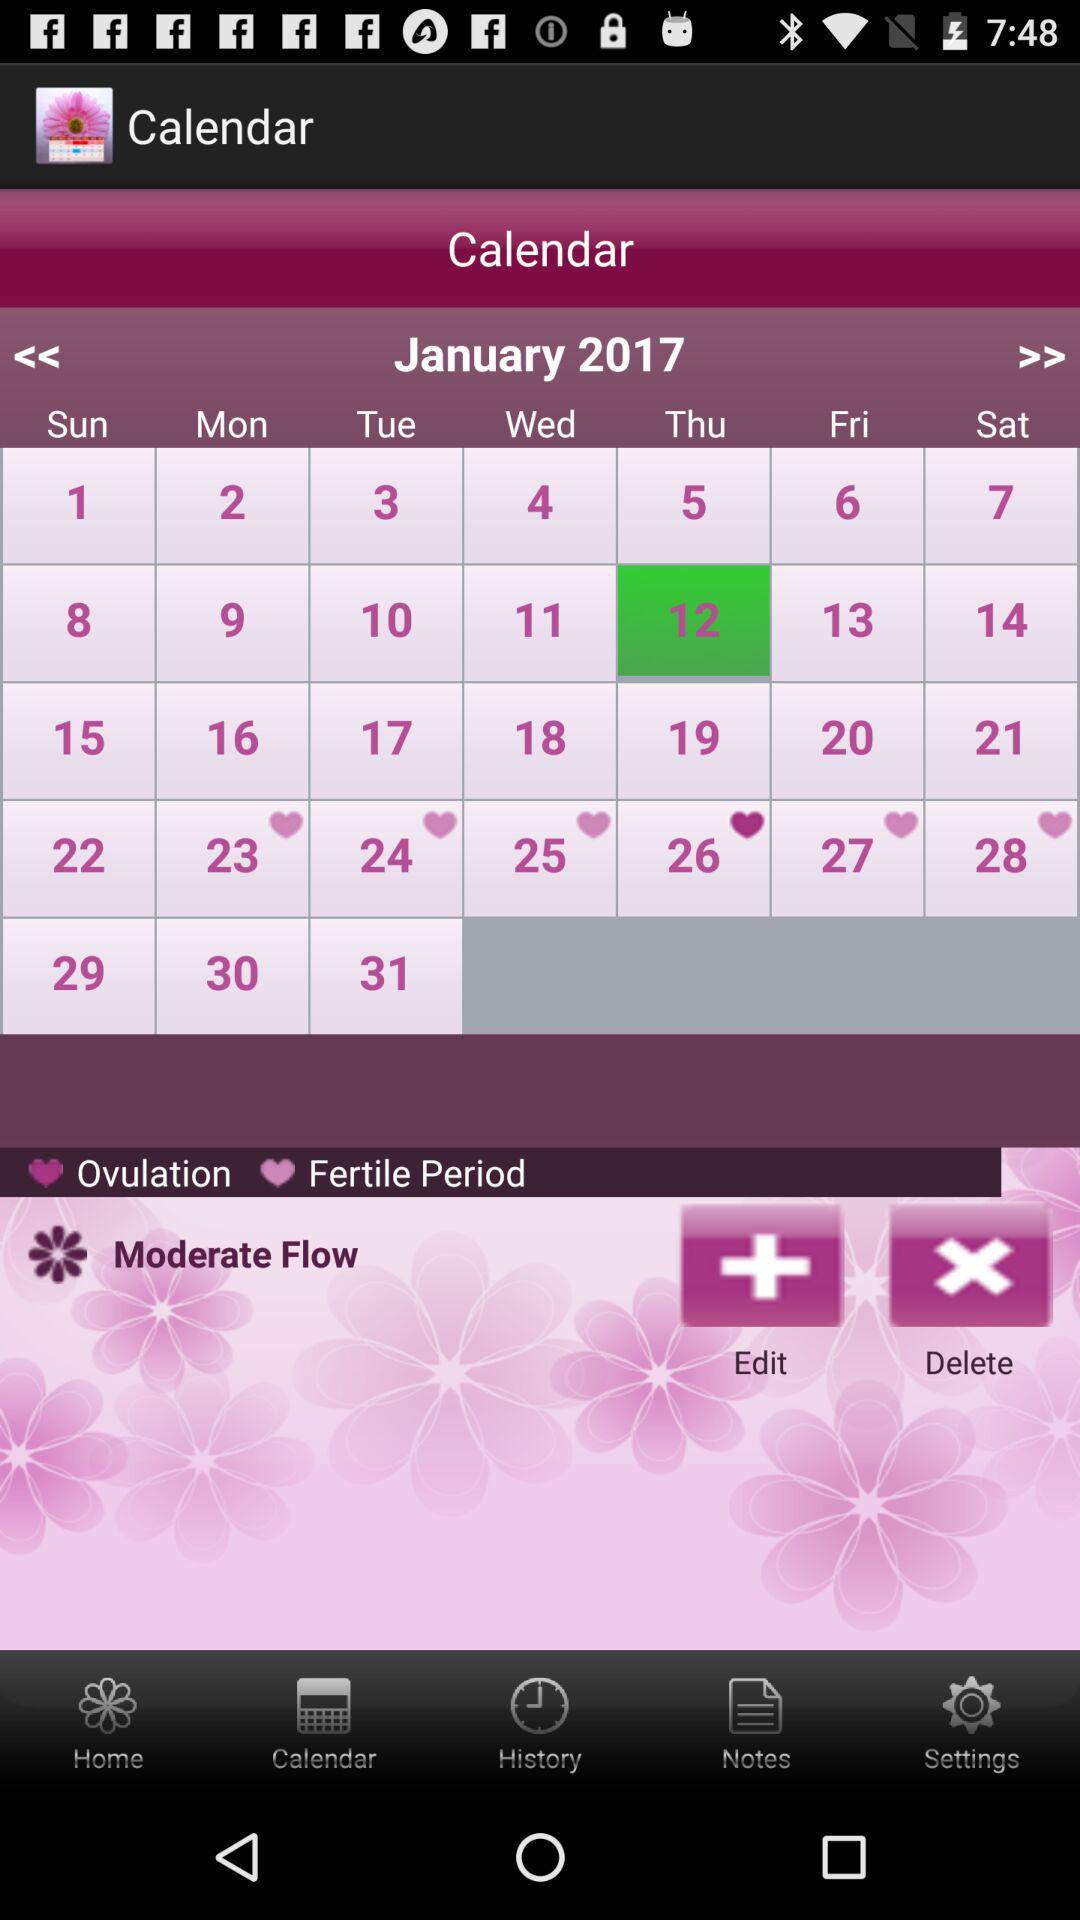 Image resolution: width=1080 pixels, height=1920 pixels. Describe the element at coordinates (756, 1721) in the screenshot. I see `notes here` at that location.